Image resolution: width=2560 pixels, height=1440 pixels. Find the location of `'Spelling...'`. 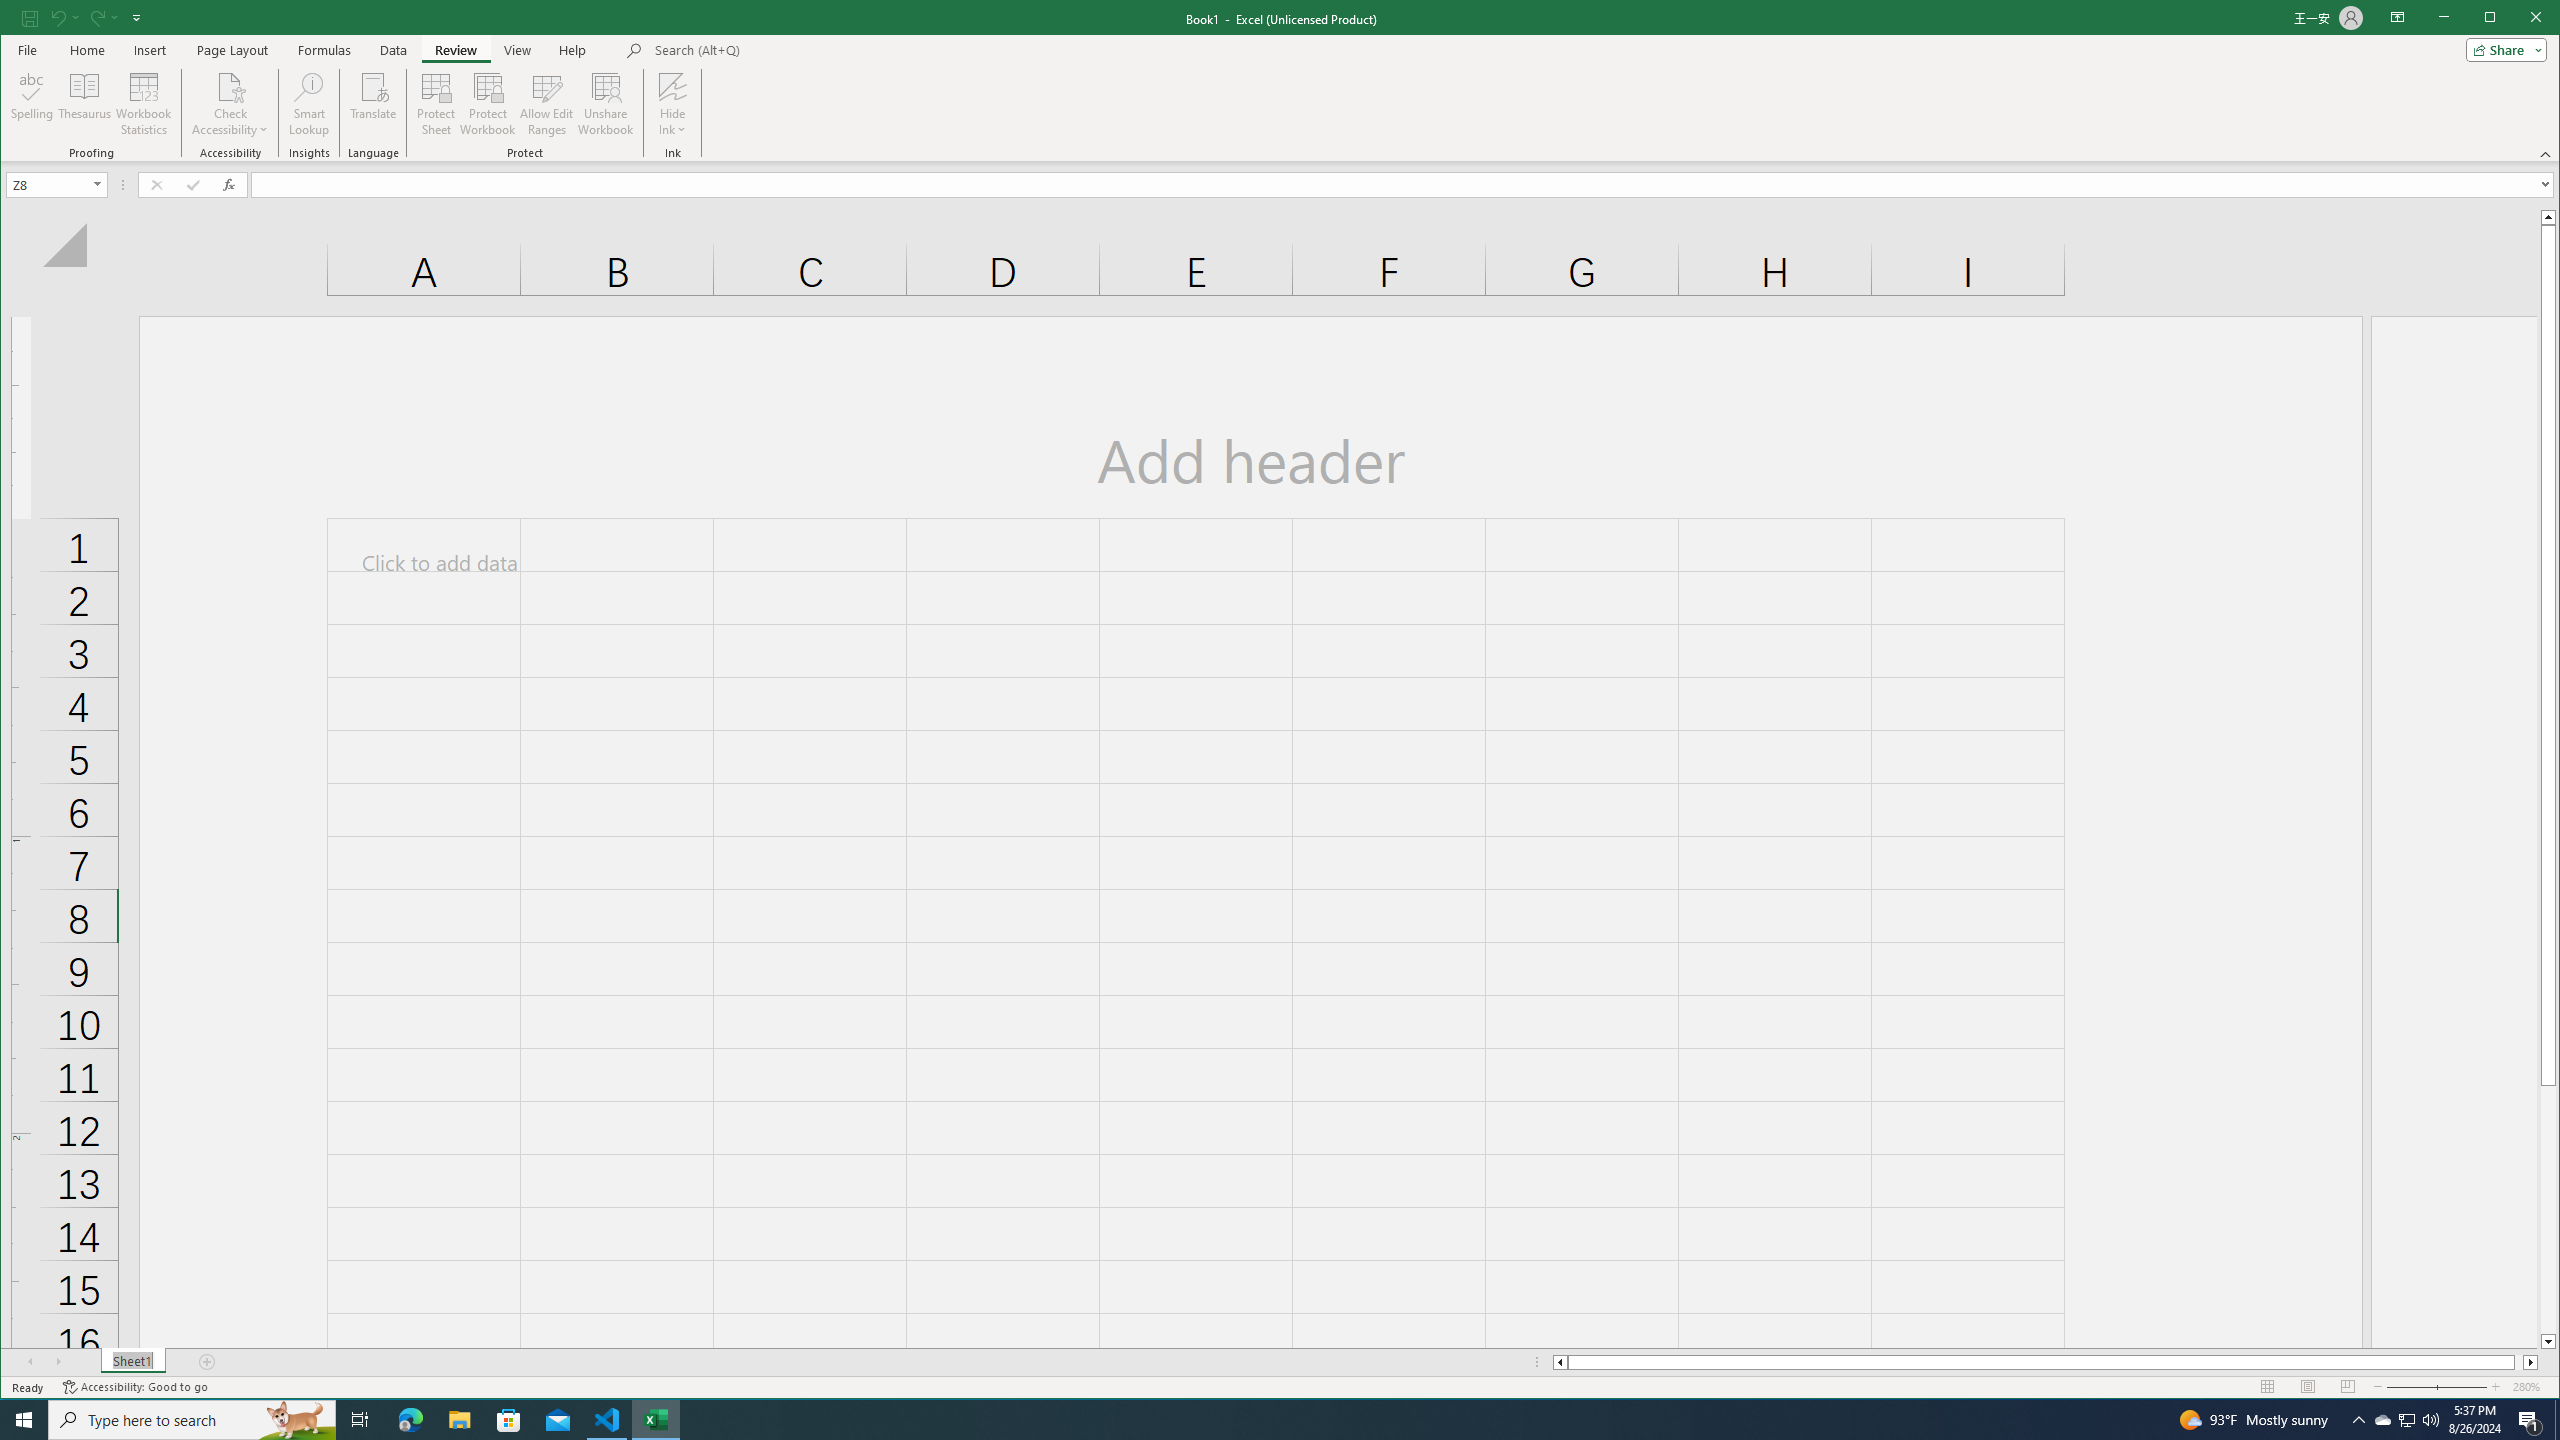

'Spelling...' is located at coordinates (32, 103).